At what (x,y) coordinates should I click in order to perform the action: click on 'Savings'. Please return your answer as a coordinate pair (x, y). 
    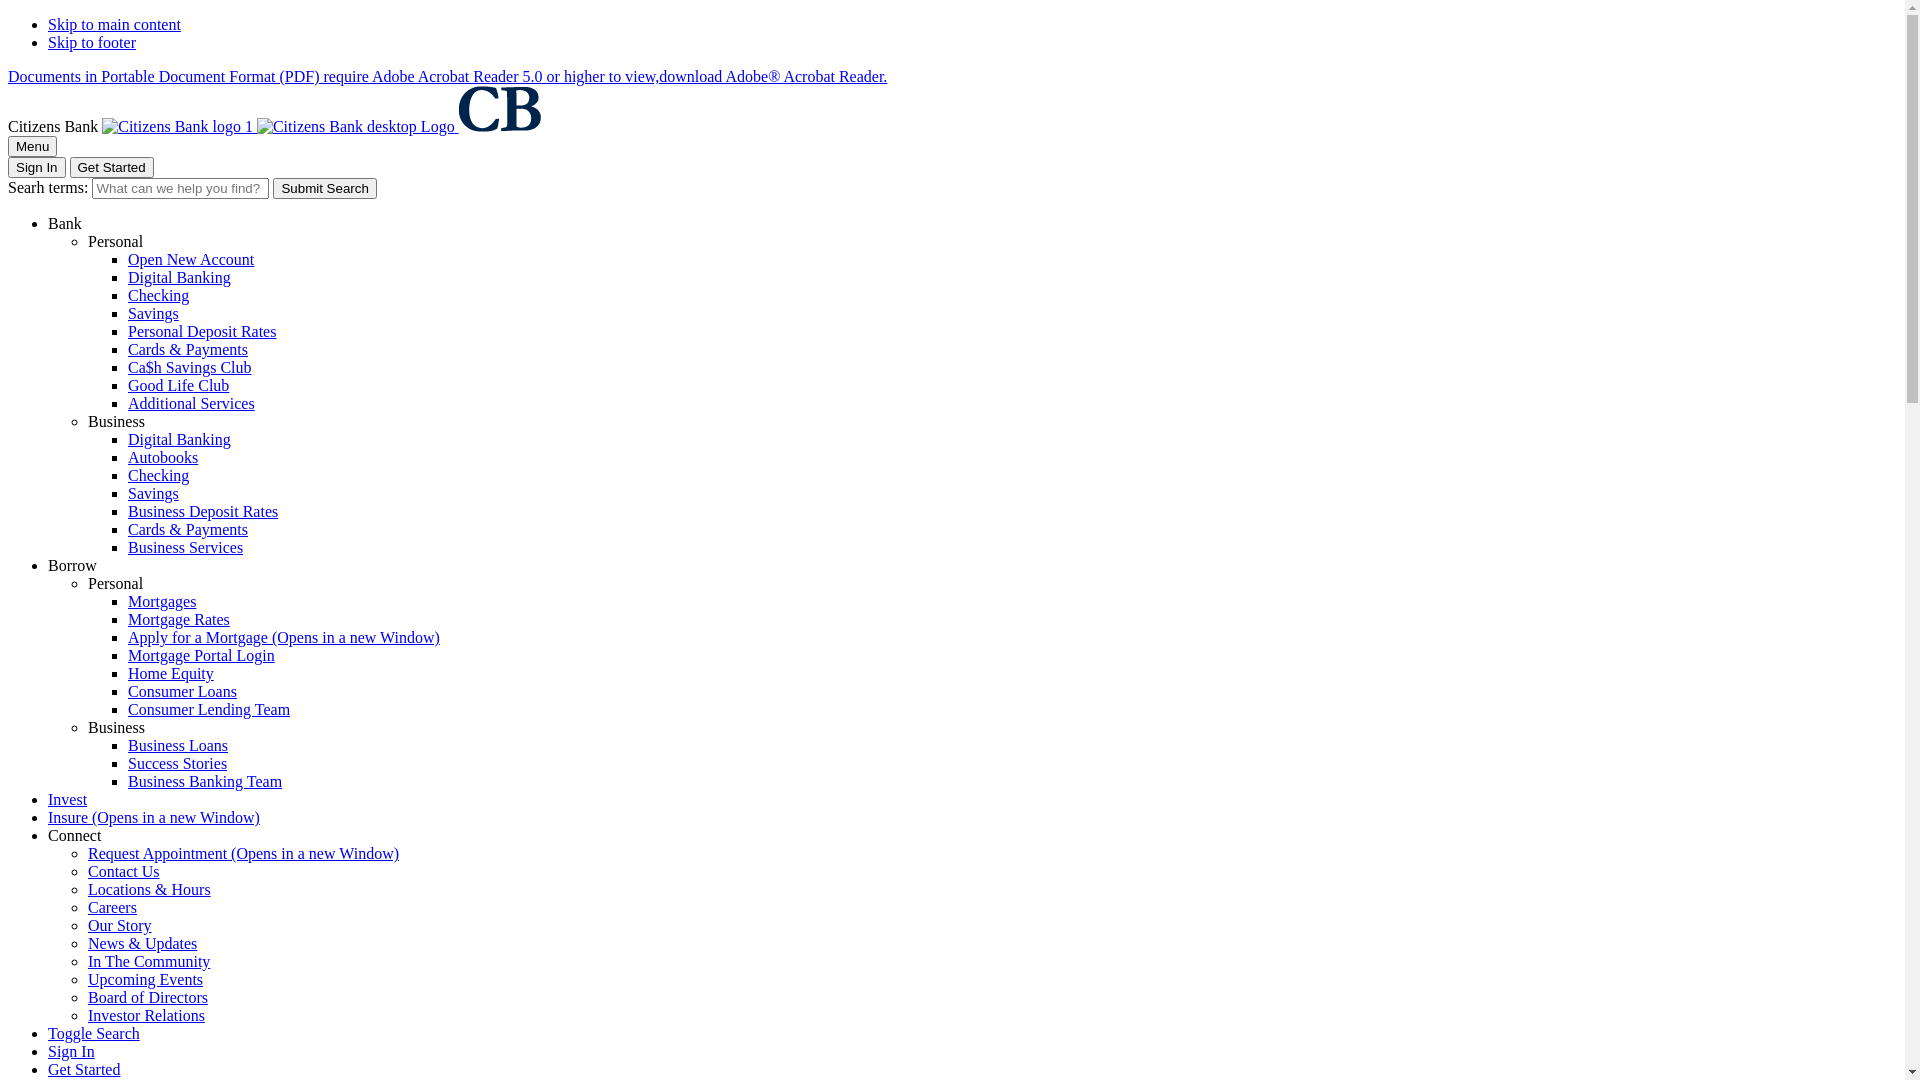
    Looking at the image, I should click on (152, 313).